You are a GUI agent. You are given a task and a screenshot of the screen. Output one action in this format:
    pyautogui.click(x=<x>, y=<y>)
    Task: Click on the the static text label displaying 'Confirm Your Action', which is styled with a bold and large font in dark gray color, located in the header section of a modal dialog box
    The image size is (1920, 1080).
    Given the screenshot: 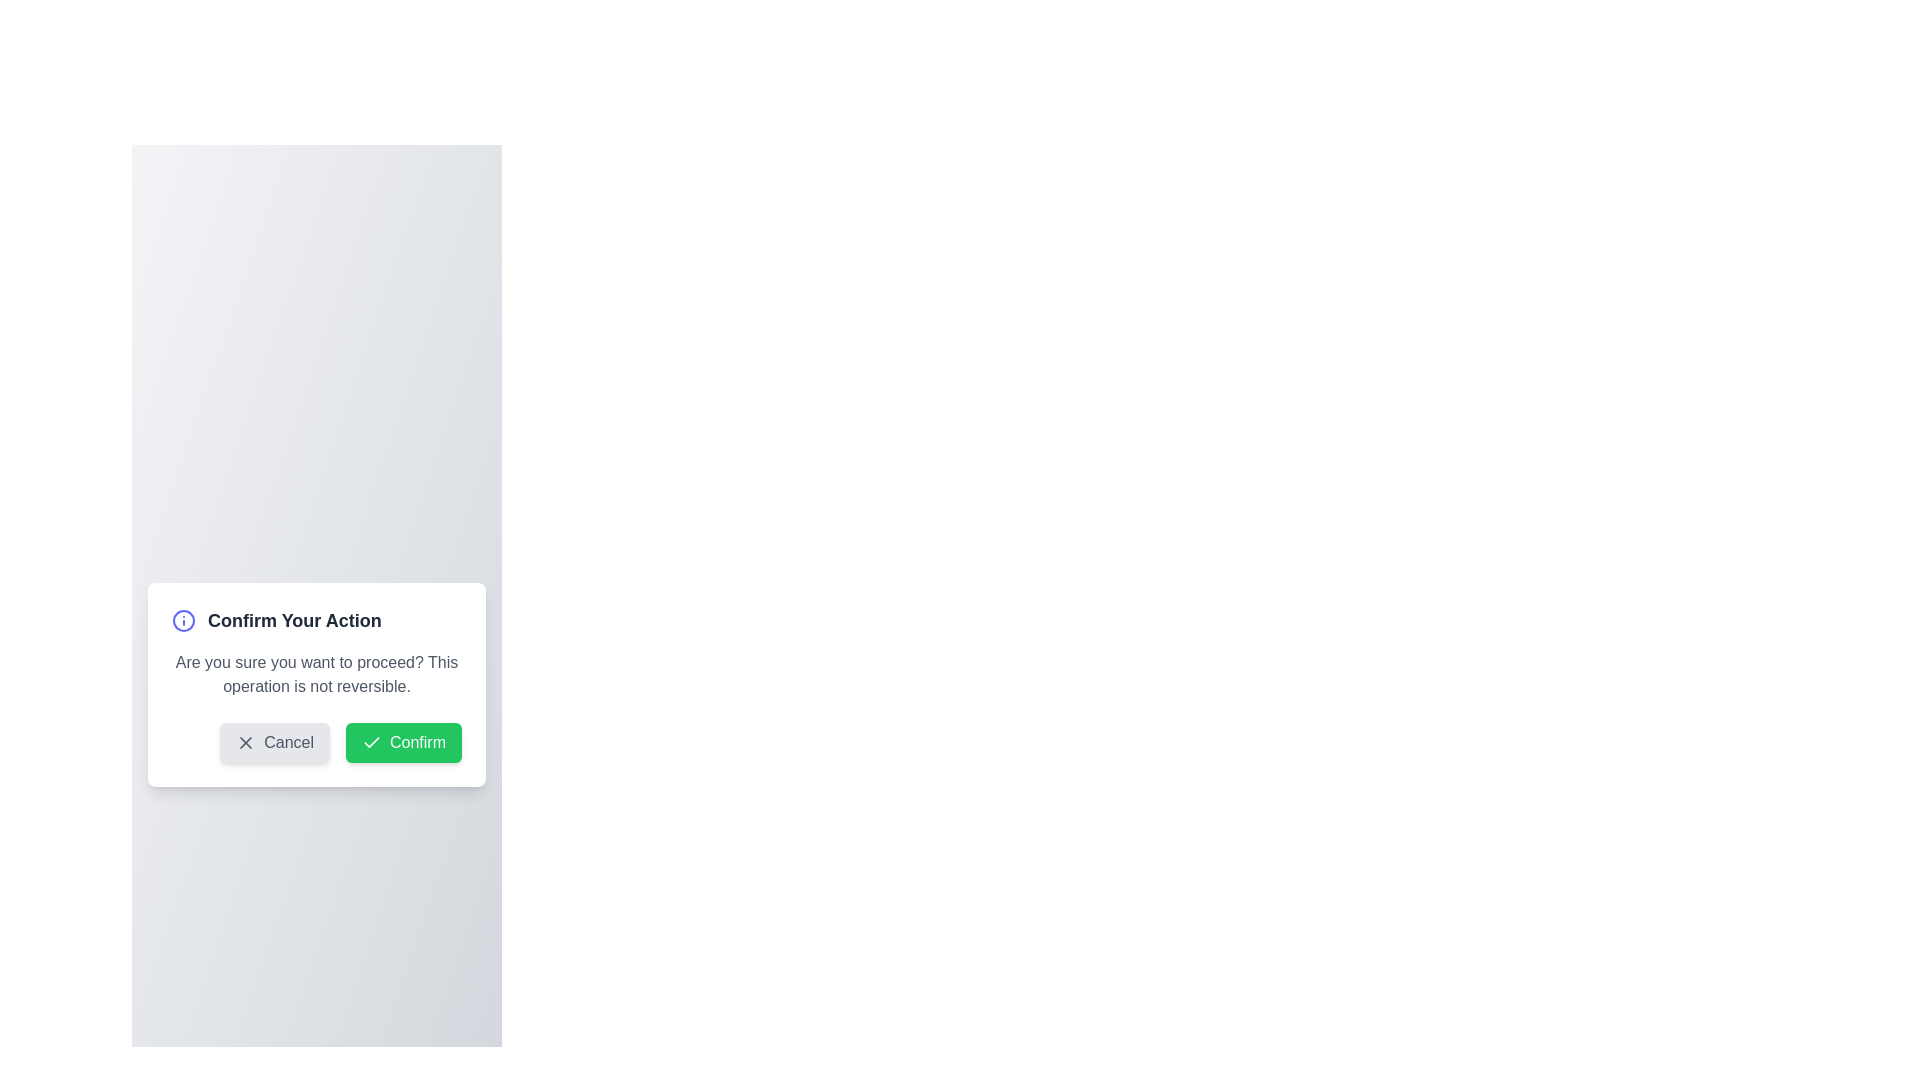 What is the action you would take?
    pyautogui.click(x=293, y=620)
    